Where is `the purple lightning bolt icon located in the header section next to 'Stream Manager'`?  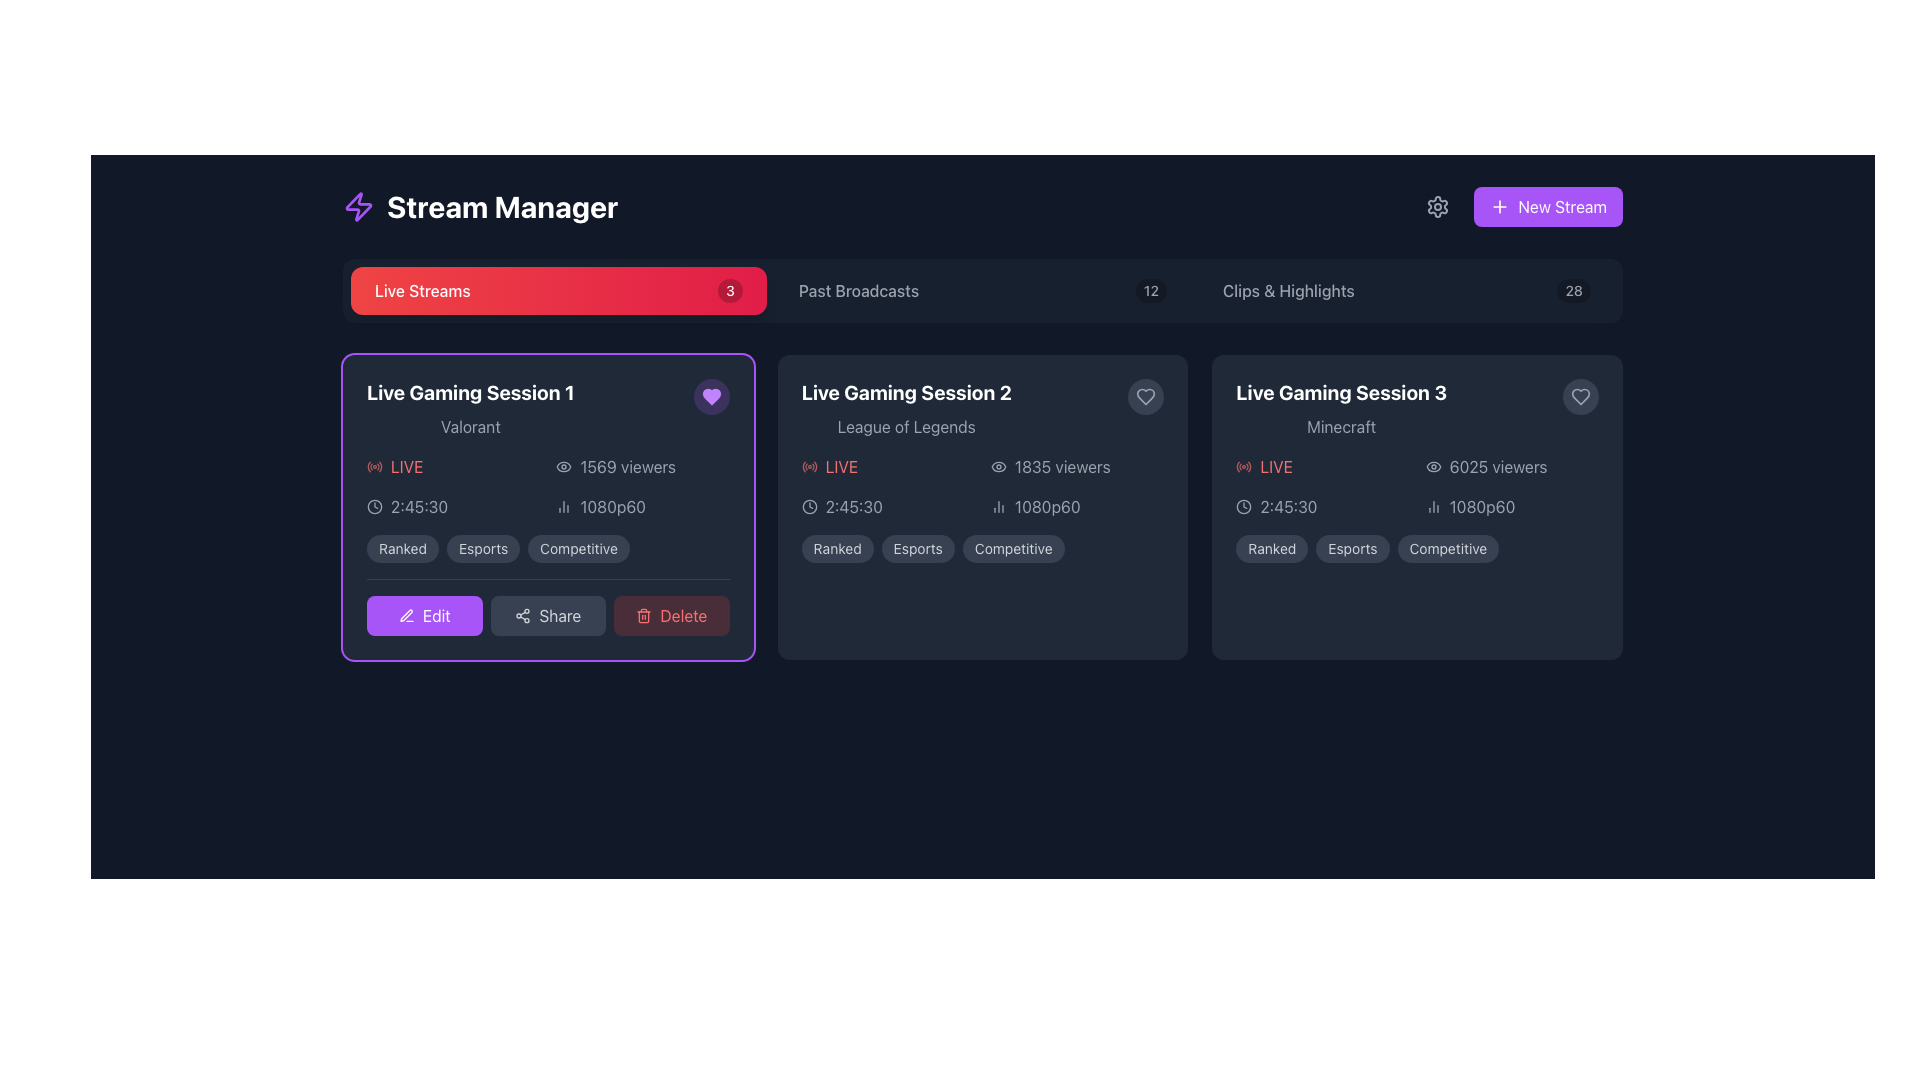
the purple lightning bolt icon located in the header section next to 'Stream Manager' is located at coordinates (359, 207).